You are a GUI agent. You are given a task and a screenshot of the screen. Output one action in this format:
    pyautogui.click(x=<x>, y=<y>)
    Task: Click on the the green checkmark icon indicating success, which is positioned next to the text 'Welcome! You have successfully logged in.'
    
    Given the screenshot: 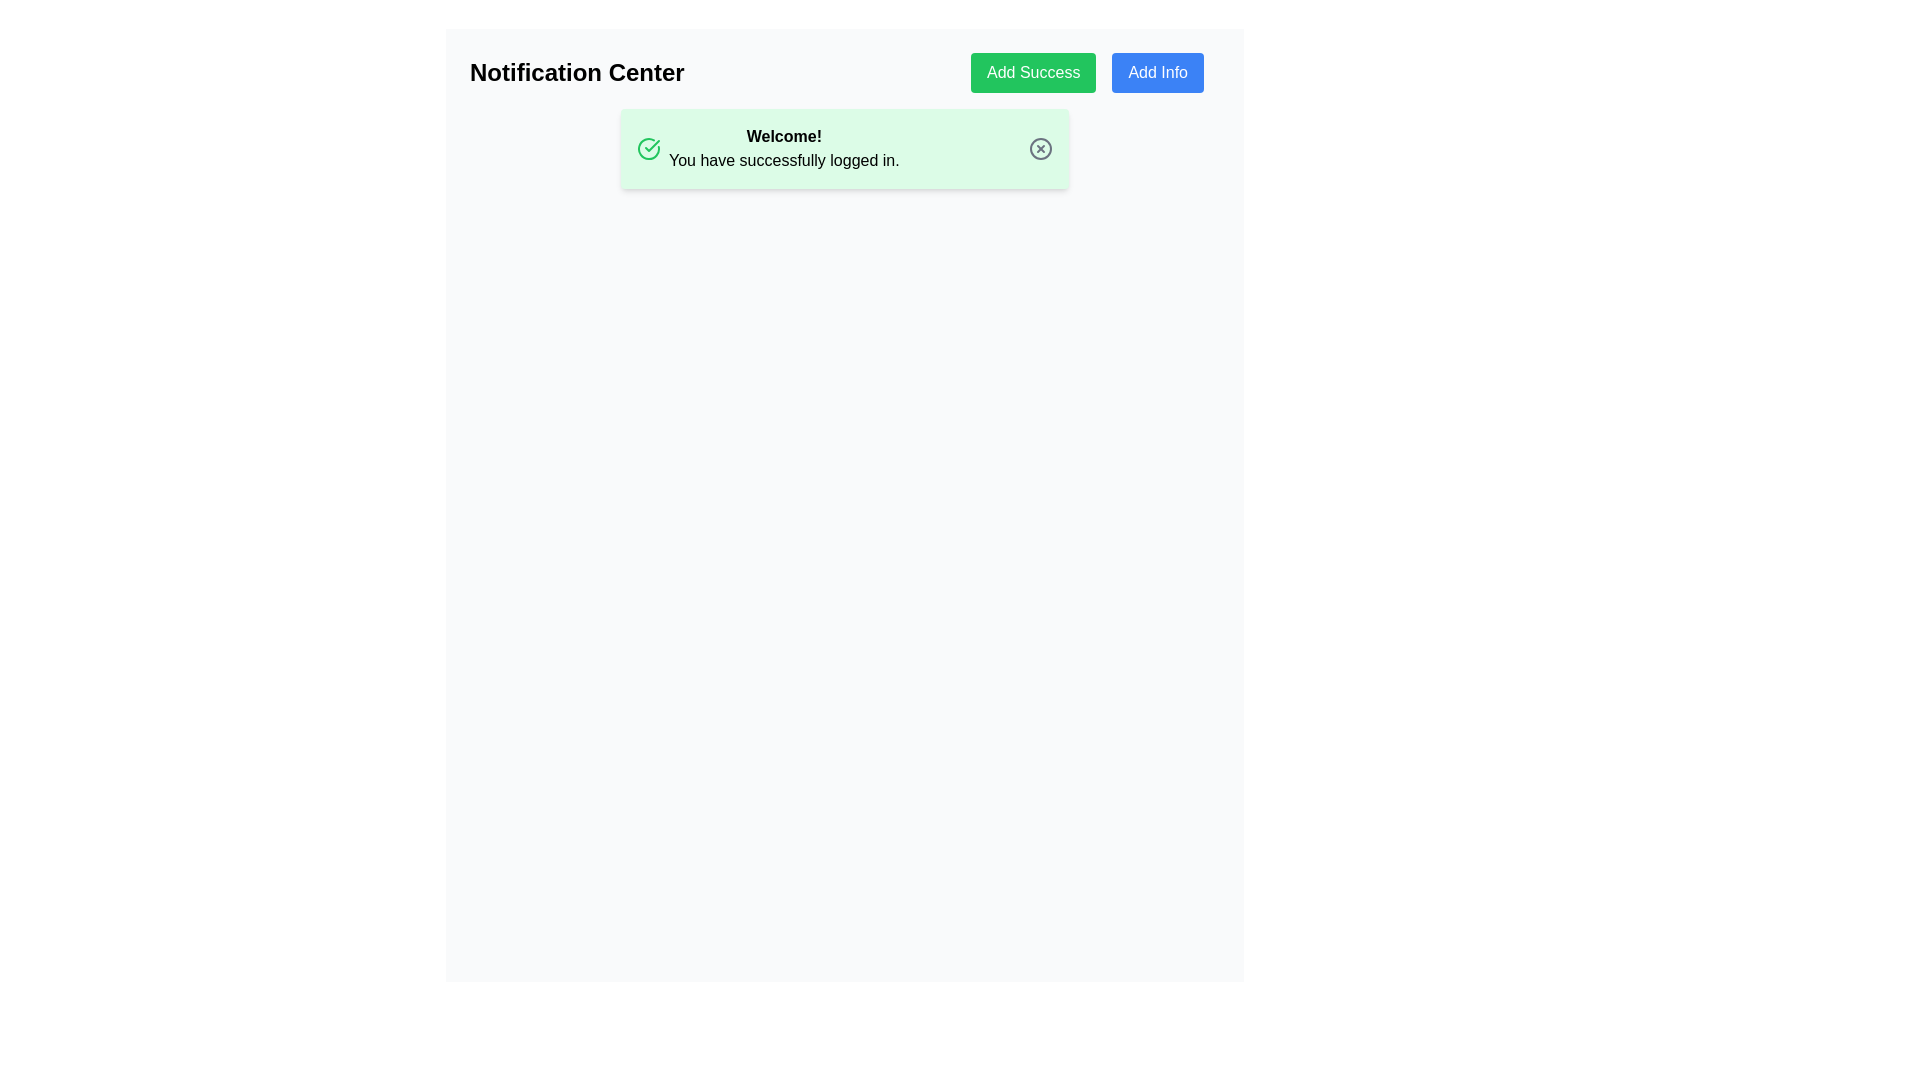 What is the action you would take?
    pyautogui.click(x=652, y=145)
    